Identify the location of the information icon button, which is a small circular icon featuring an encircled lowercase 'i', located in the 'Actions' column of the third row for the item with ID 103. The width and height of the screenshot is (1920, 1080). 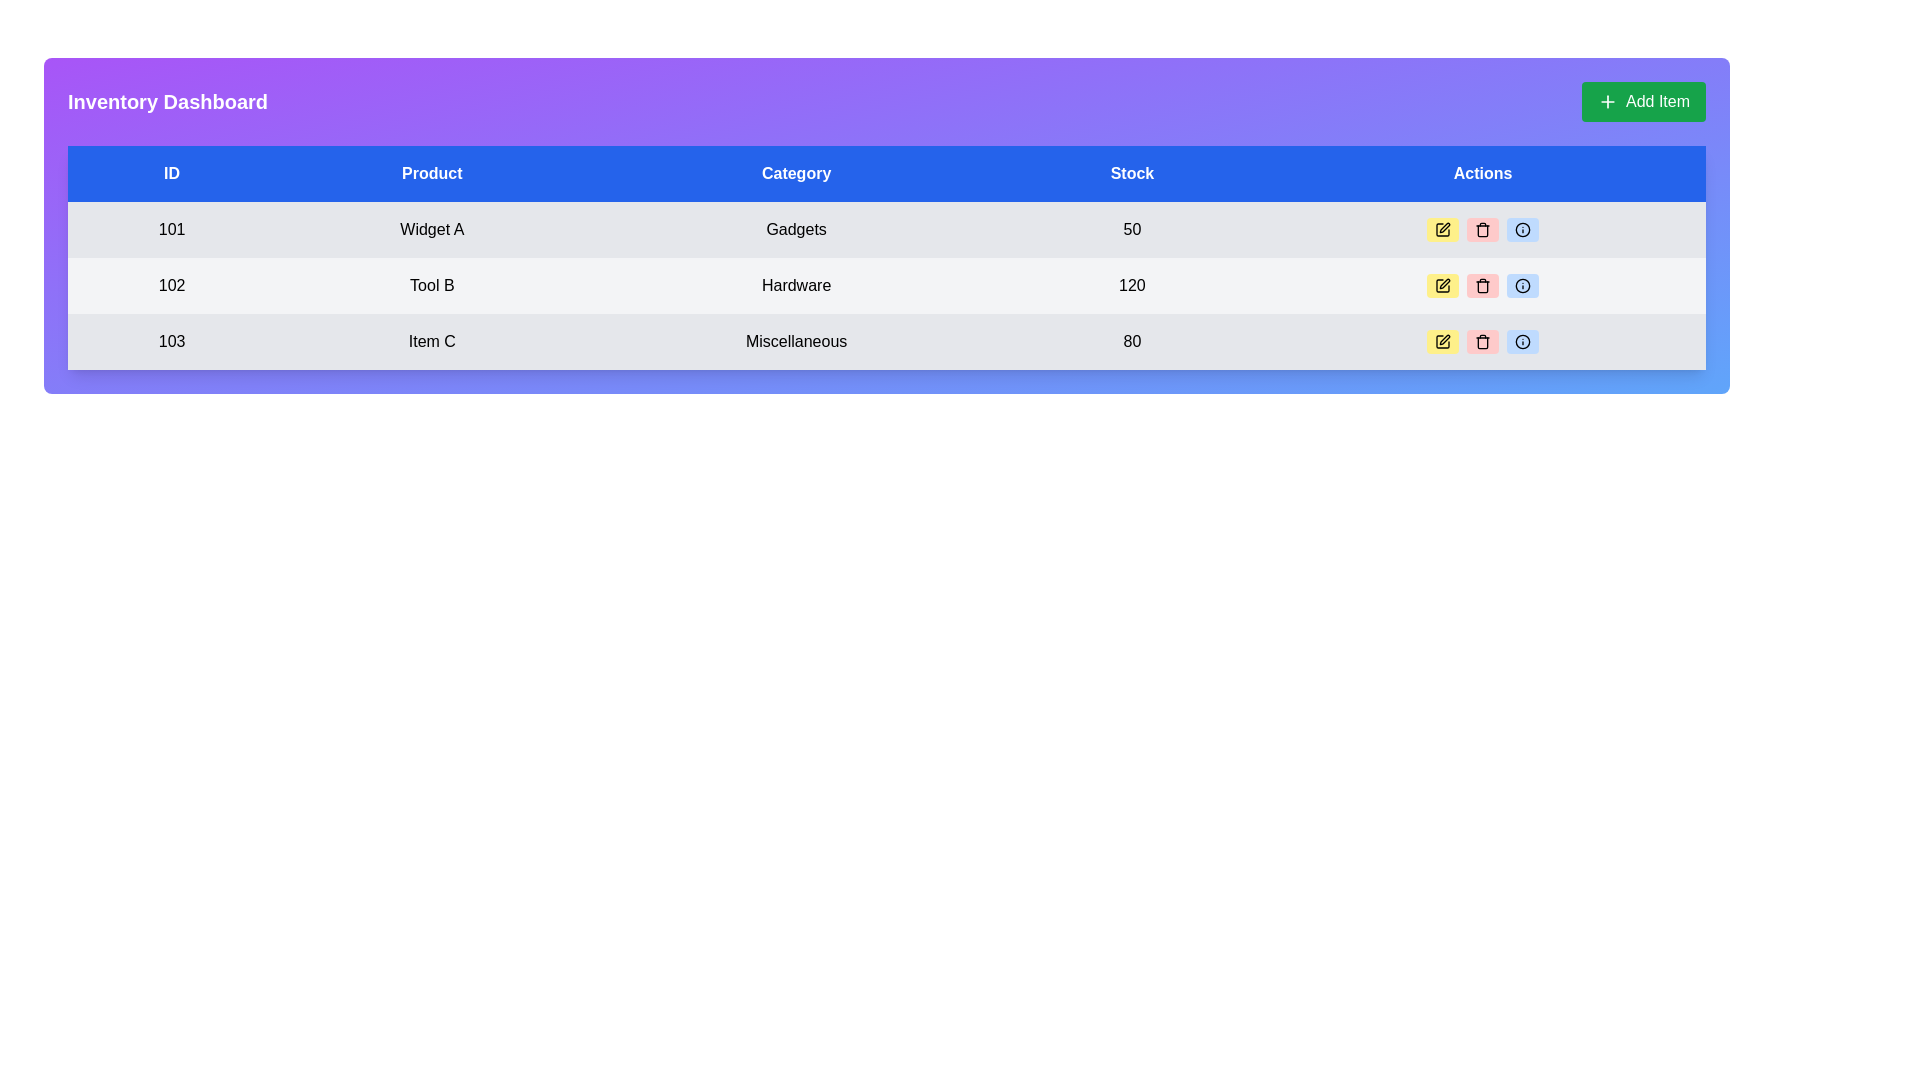
(1521, 229).